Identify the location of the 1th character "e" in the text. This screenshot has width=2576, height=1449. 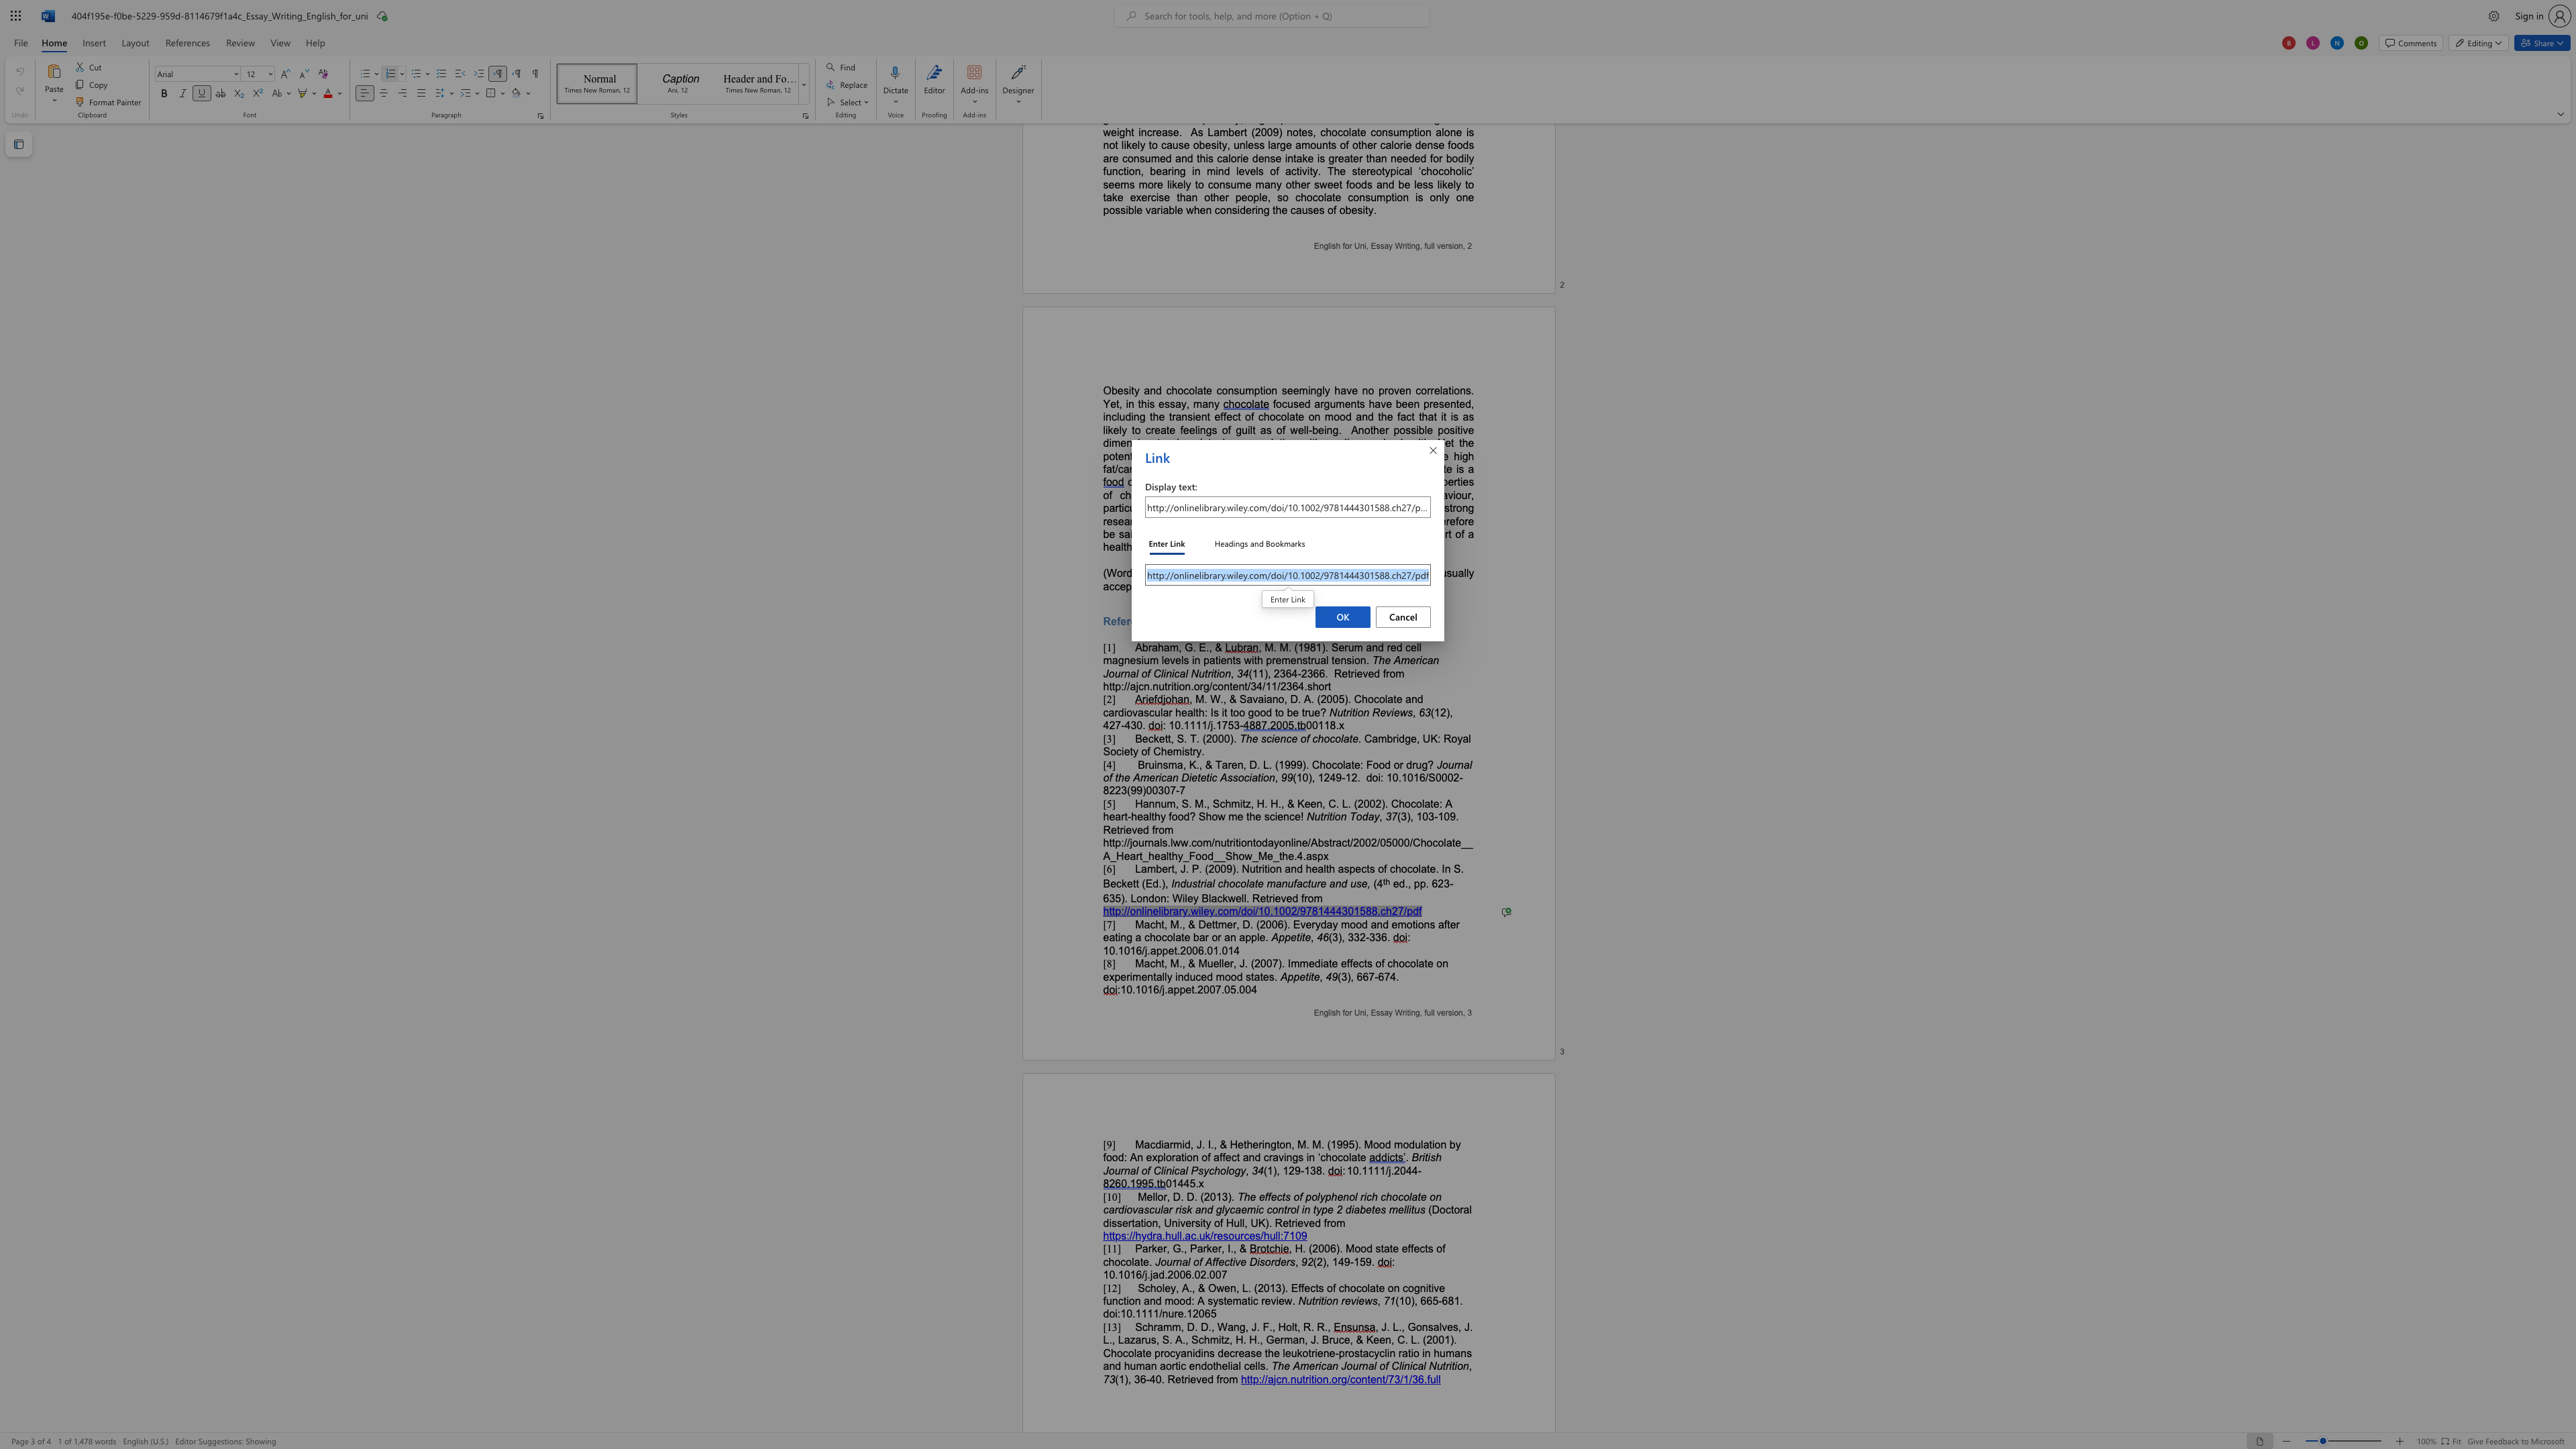
(1220, 1261).